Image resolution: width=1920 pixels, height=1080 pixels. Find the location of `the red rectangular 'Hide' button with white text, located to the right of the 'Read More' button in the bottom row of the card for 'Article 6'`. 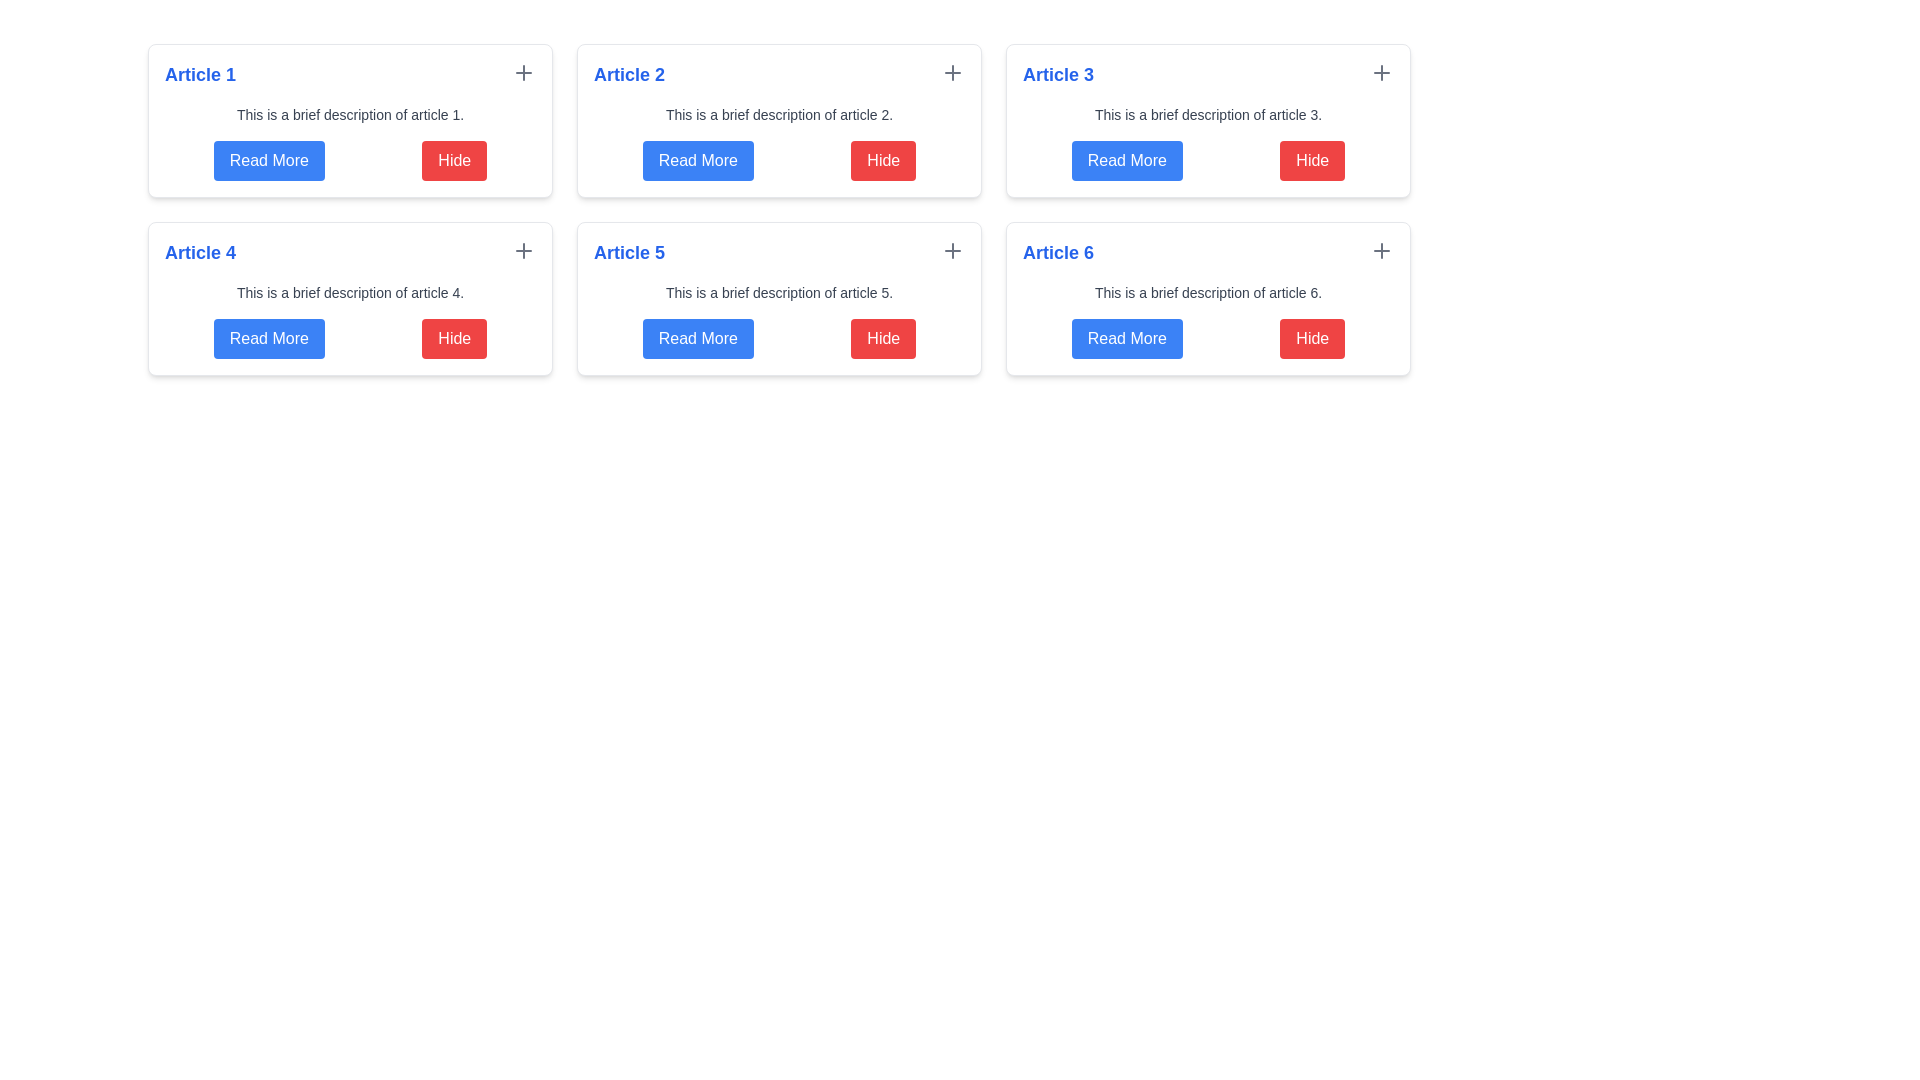

the red rectangular 'Hide' button with white text, located to the right of the 'Read More' button in the bottom row of the card for 'Article 6' is located at coordinates (1312, 338).